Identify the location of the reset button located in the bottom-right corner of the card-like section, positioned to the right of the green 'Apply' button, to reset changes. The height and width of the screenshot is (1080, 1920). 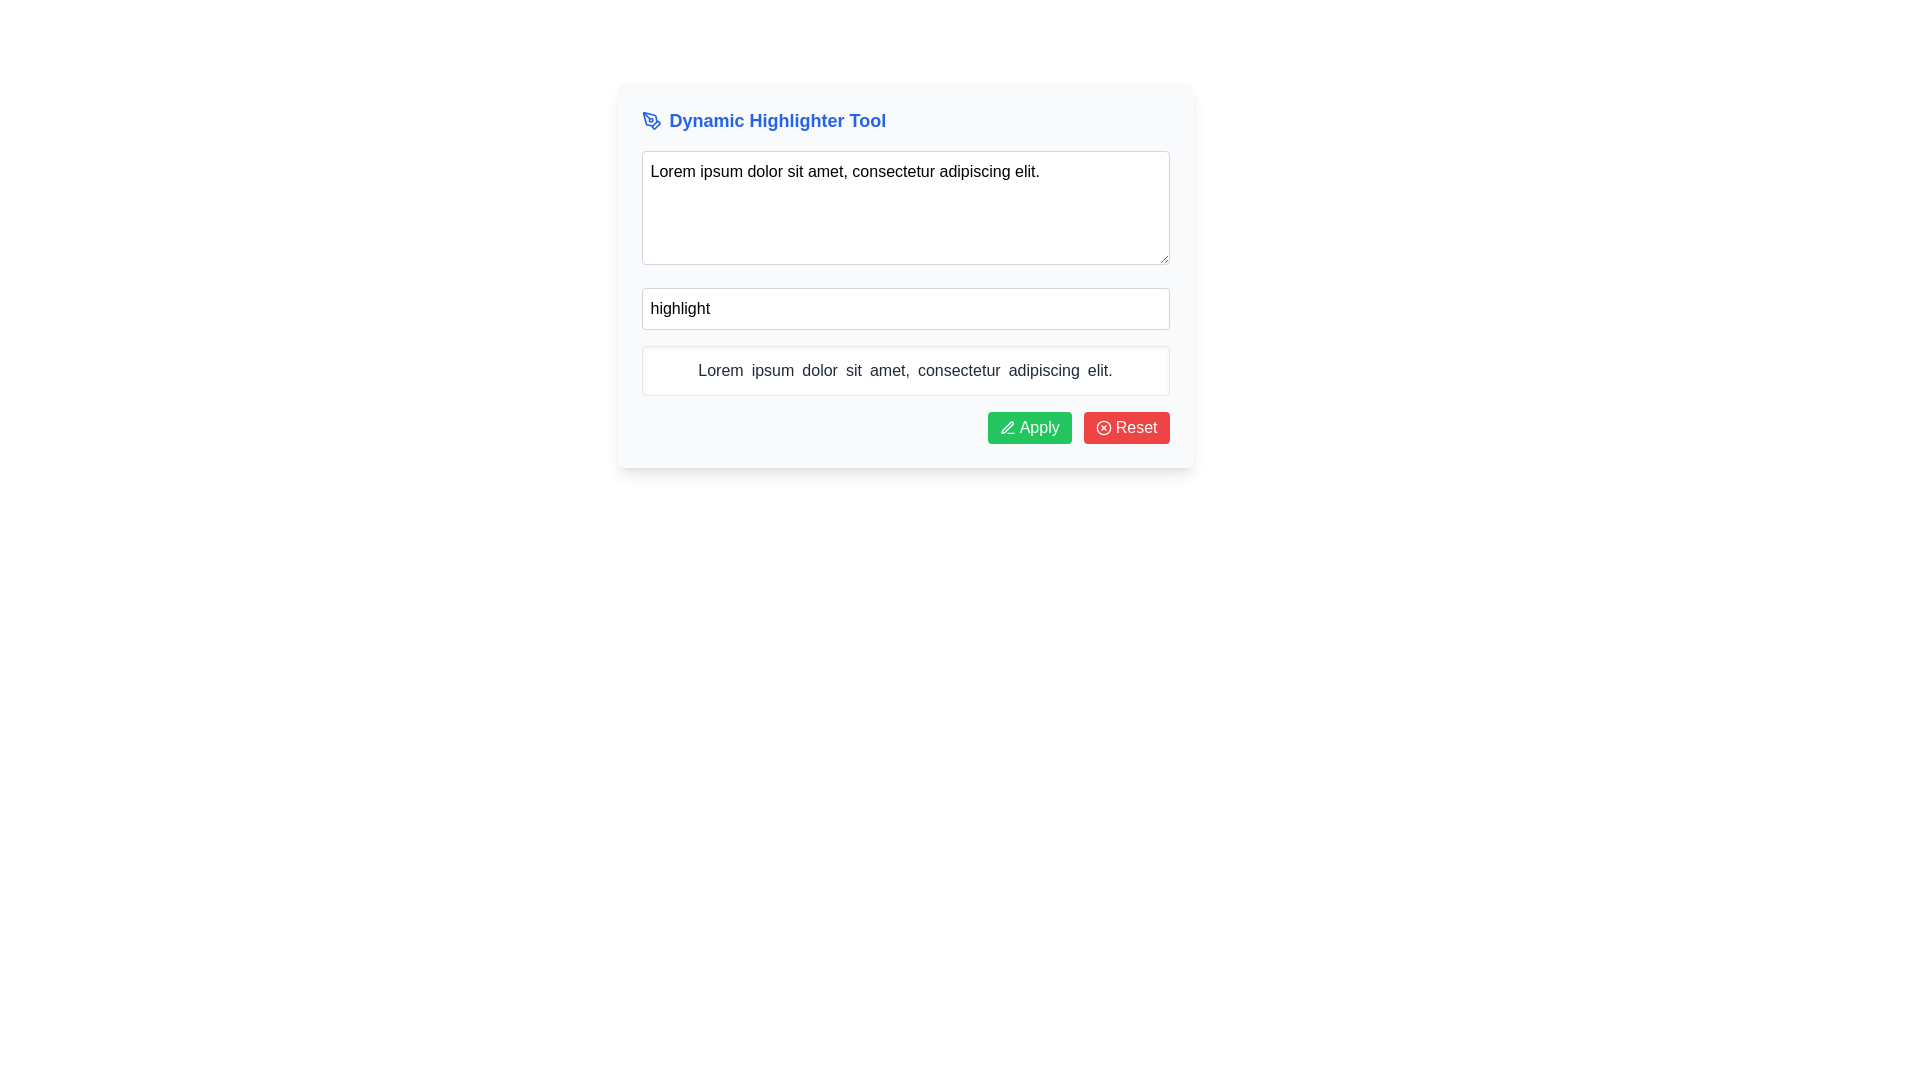
(1126, 427).